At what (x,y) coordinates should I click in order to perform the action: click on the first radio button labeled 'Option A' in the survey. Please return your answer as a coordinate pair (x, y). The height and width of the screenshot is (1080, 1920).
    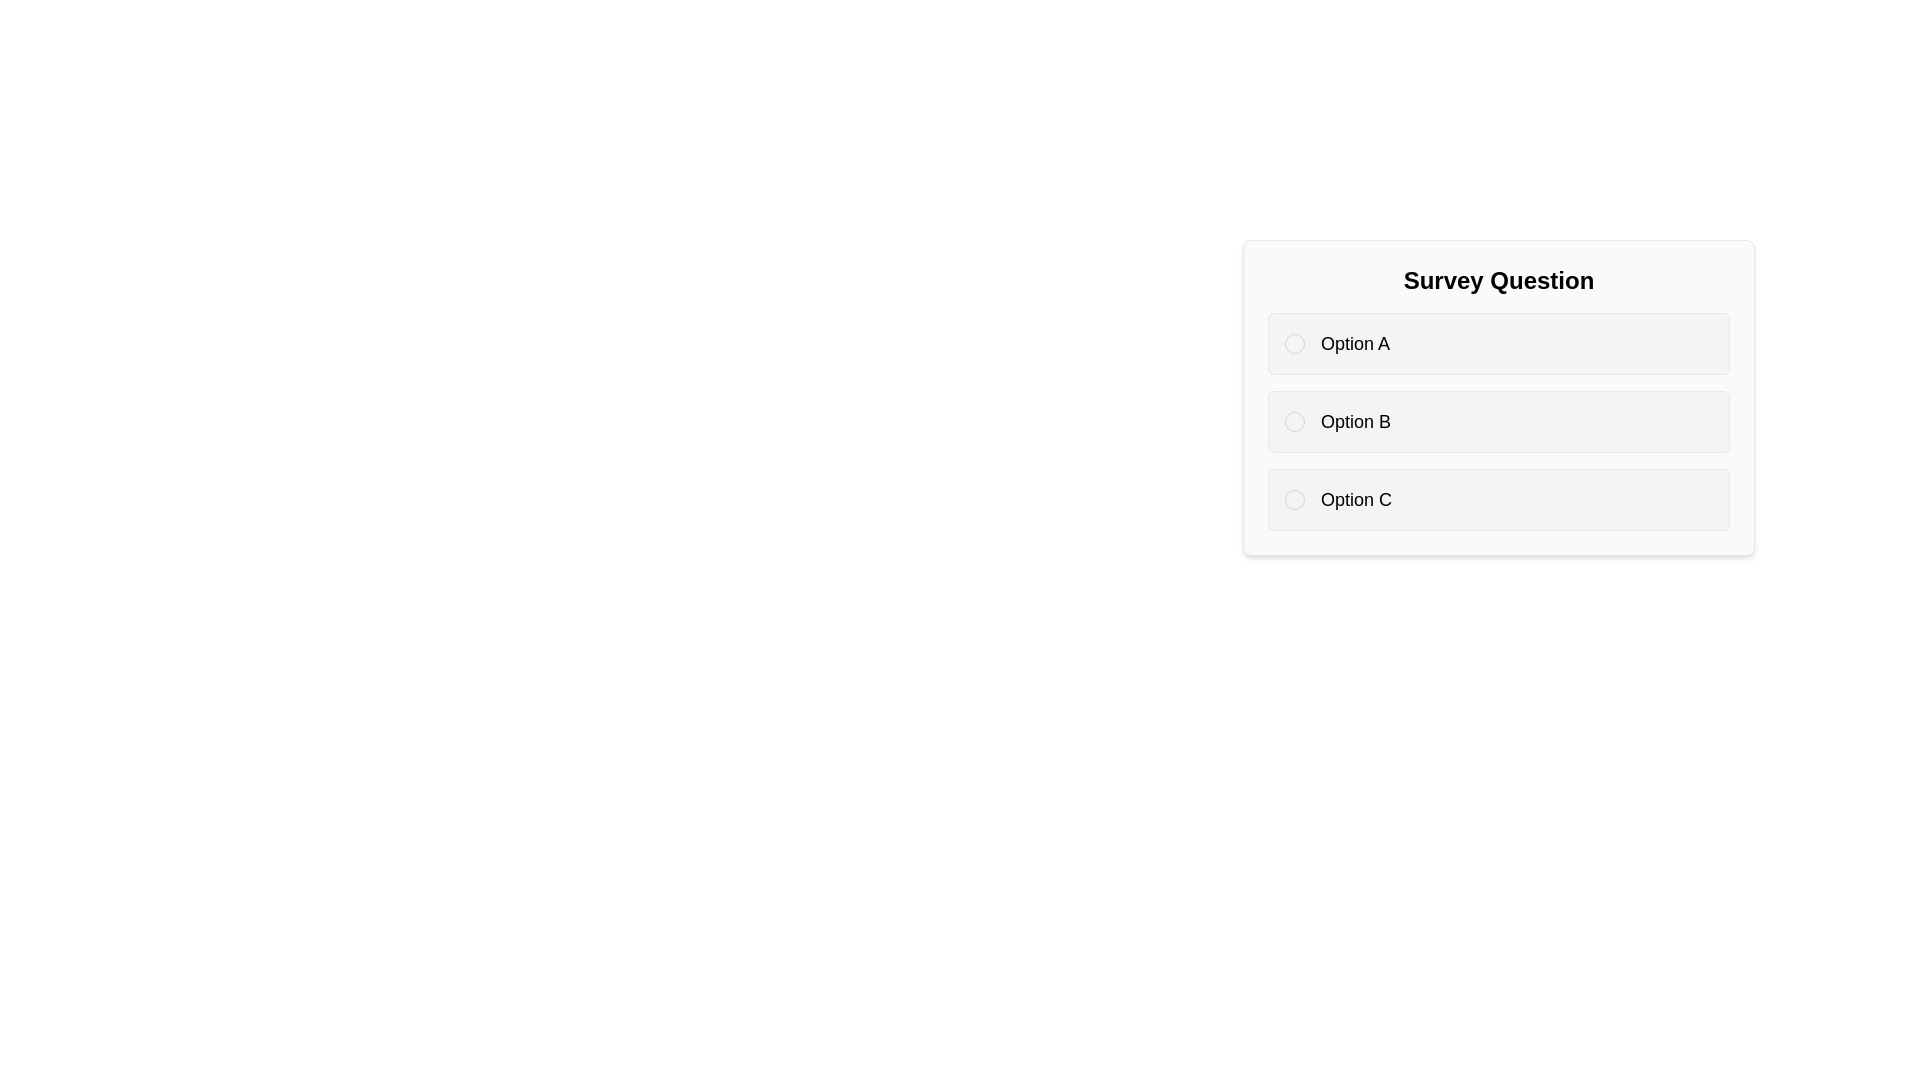
    Looking at the image, I should click on (1295, 342).